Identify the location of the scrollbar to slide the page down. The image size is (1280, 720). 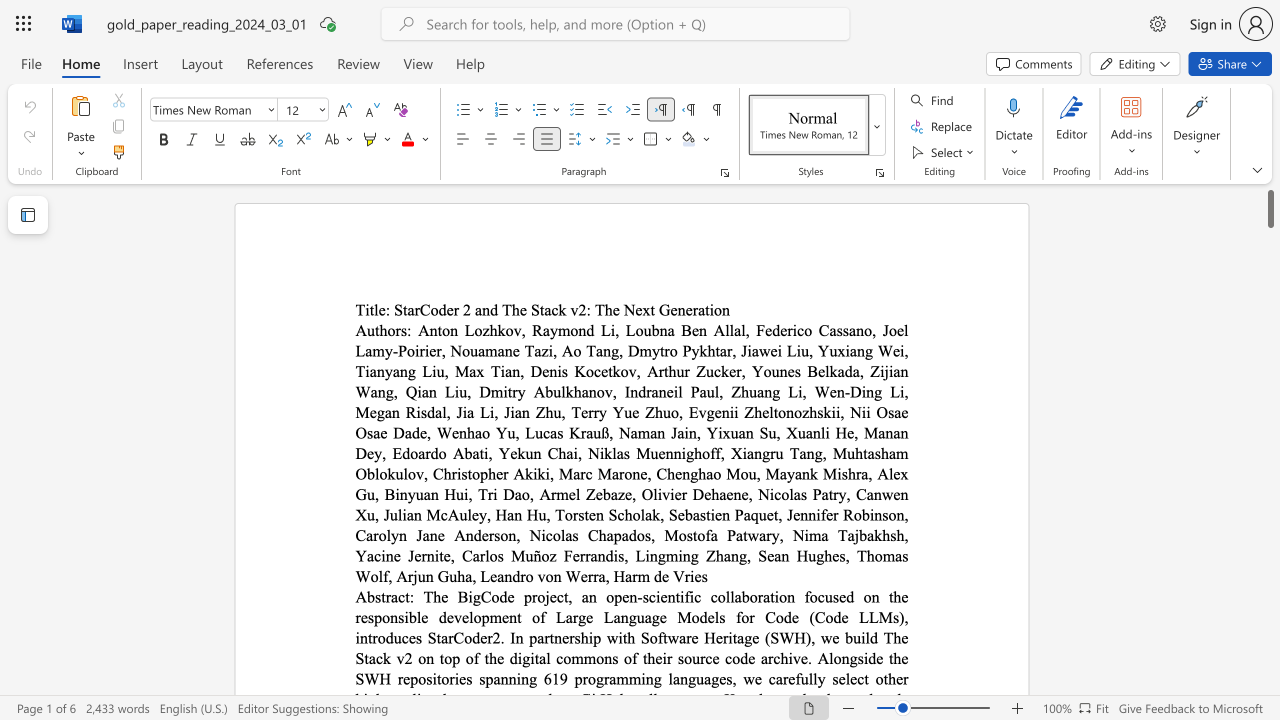
(1269, 580).